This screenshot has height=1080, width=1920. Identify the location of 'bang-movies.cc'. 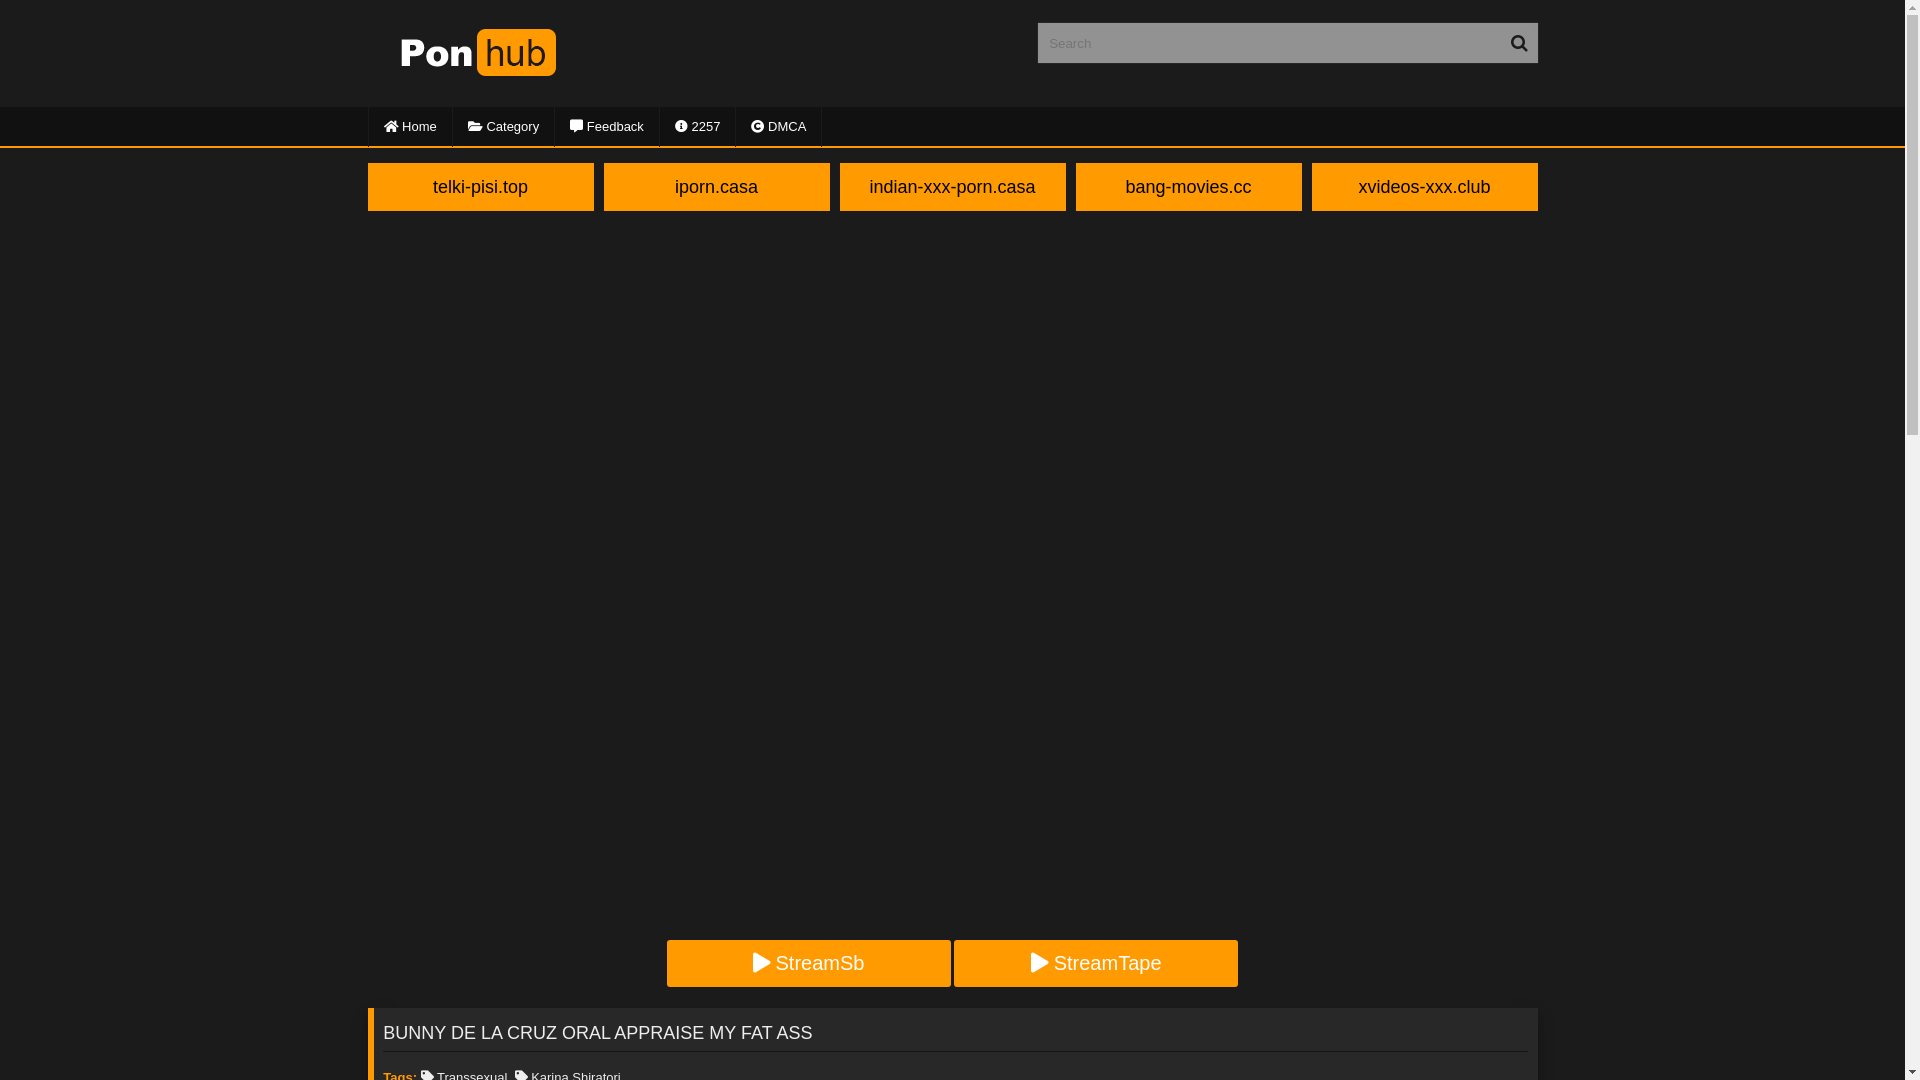
(1189, 186).